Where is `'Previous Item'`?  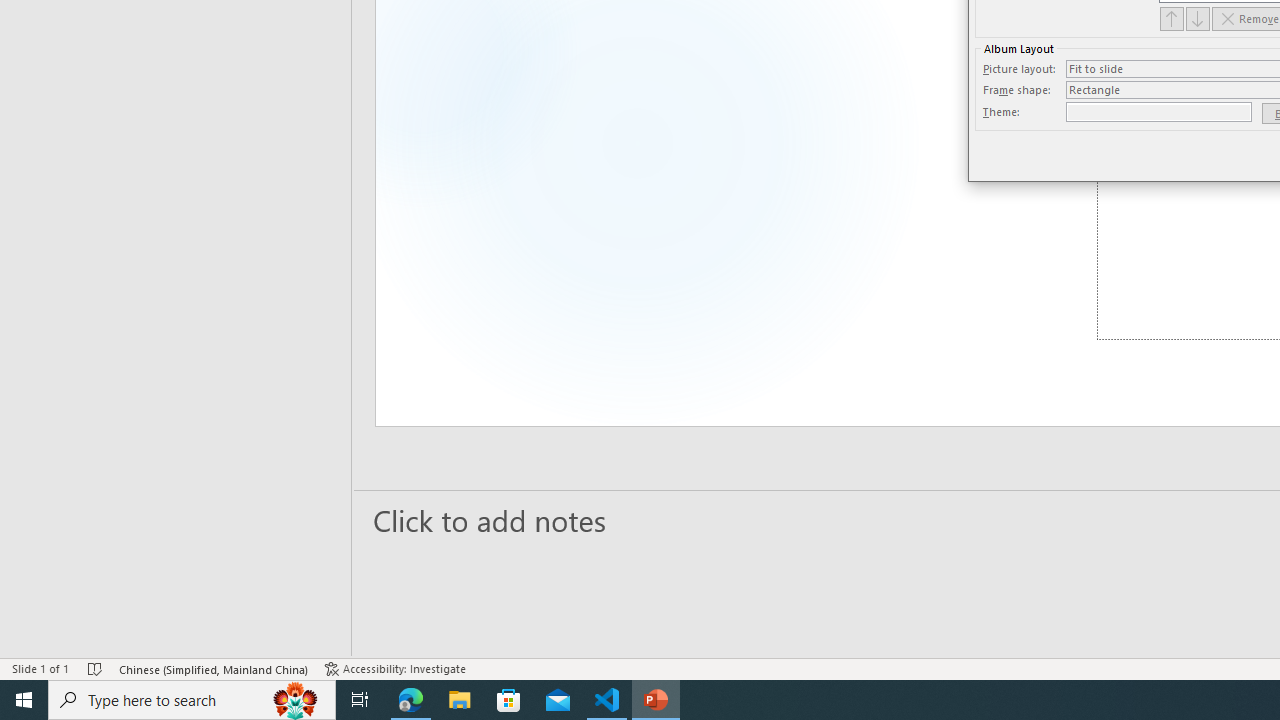 'Previous Item' is located at coordinates (1171, 18).